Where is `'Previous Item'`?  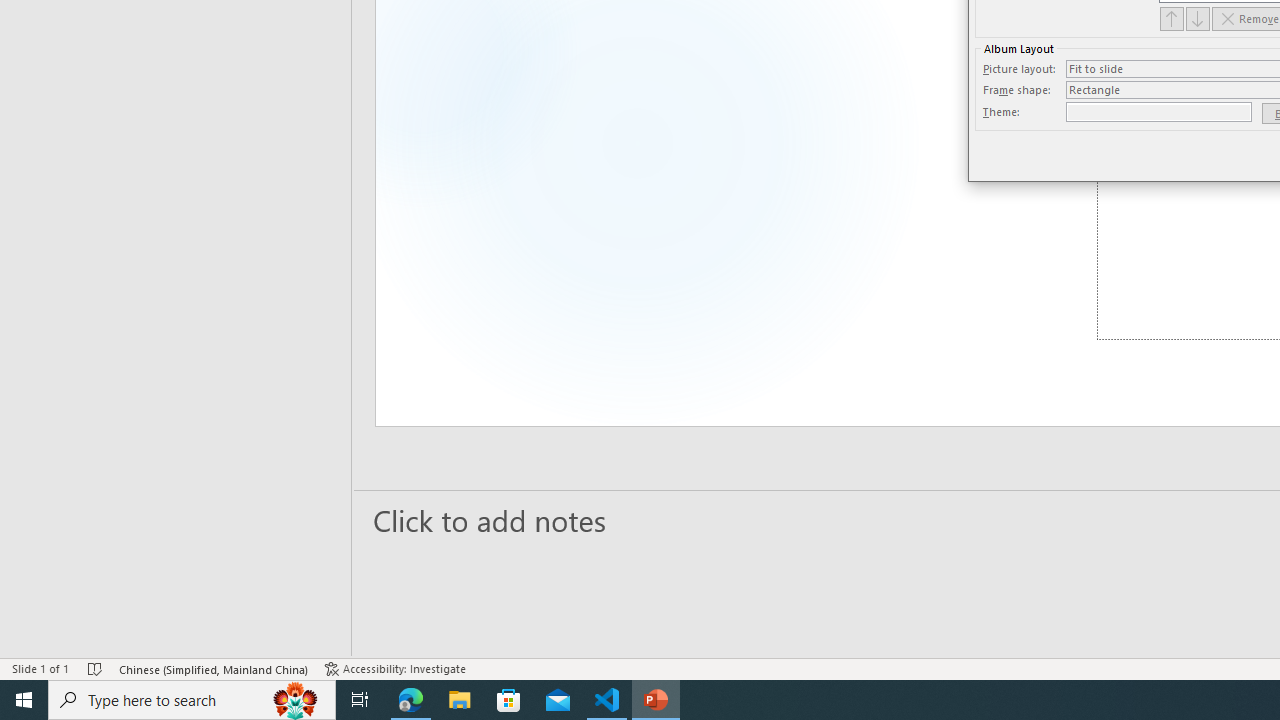 'Previous Item' is located at coordinates (1171, 18).